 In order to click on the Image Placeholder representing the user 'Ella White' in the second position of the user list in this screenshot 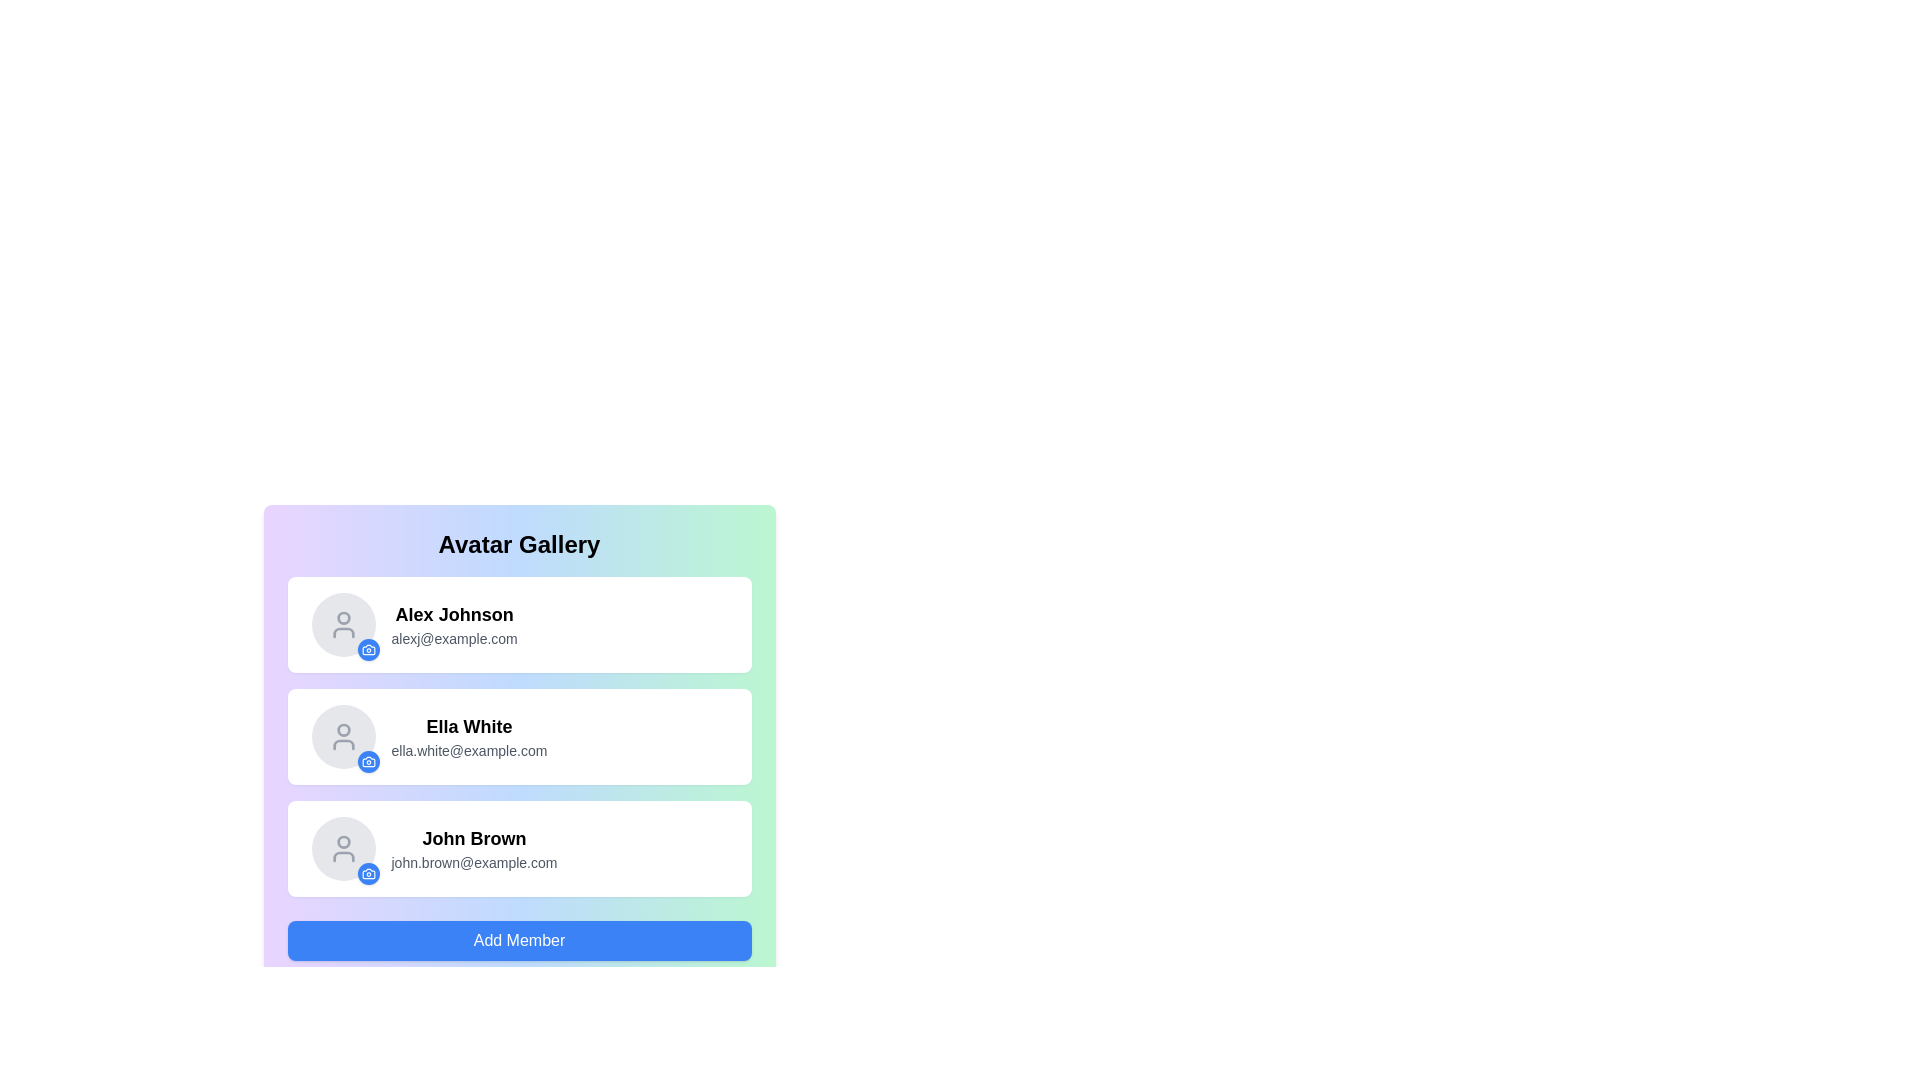, I will do `click(343, 736)`.